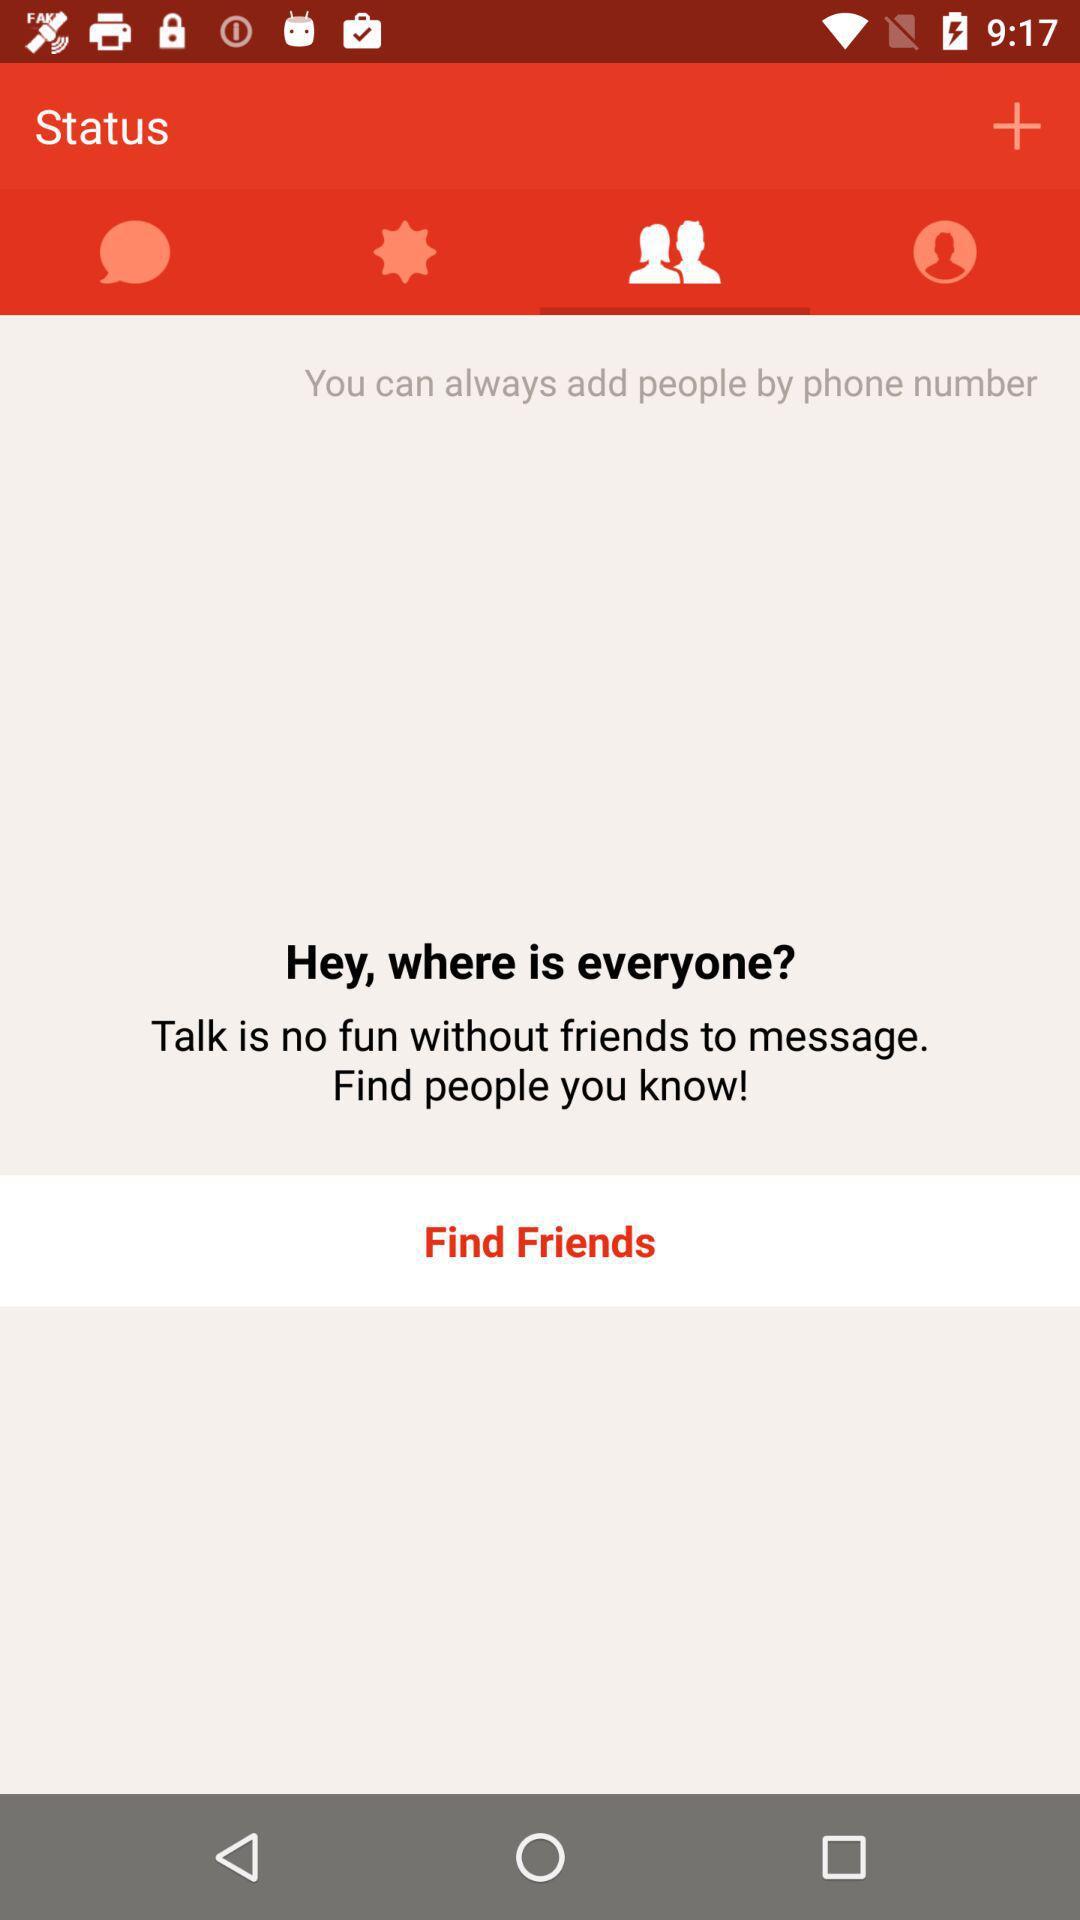 Image resolution: width=1080 pixels, height=1920 pixels. Describe the element at coordinates (135, 251) in the screenshot. I see `send a message` at that location.